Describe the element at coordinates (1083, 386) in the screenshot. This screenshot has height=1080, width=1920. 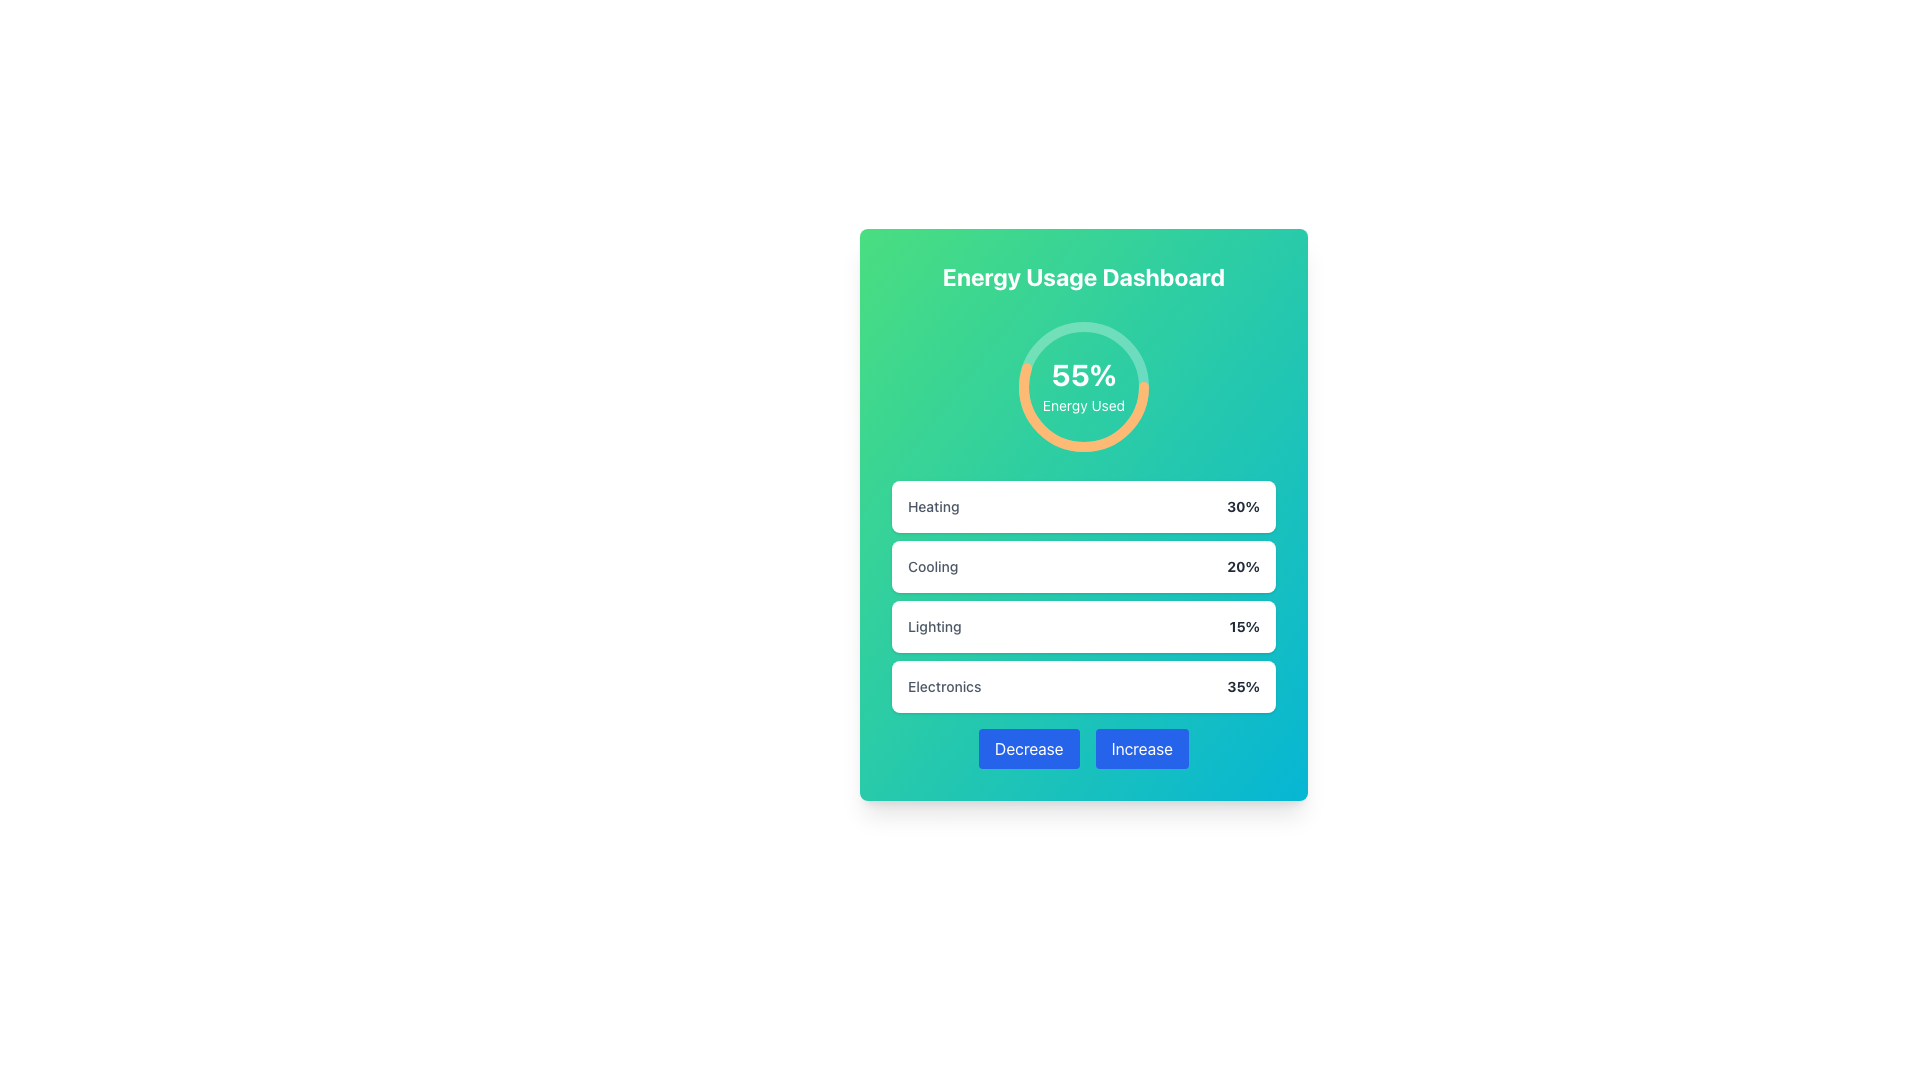
I see `the Circular Progress Bar that indicates energy usage, positioned below the 'Energy Usage Dashboard' title and above the categories 'Heating' and 'Cooling'` at that location.